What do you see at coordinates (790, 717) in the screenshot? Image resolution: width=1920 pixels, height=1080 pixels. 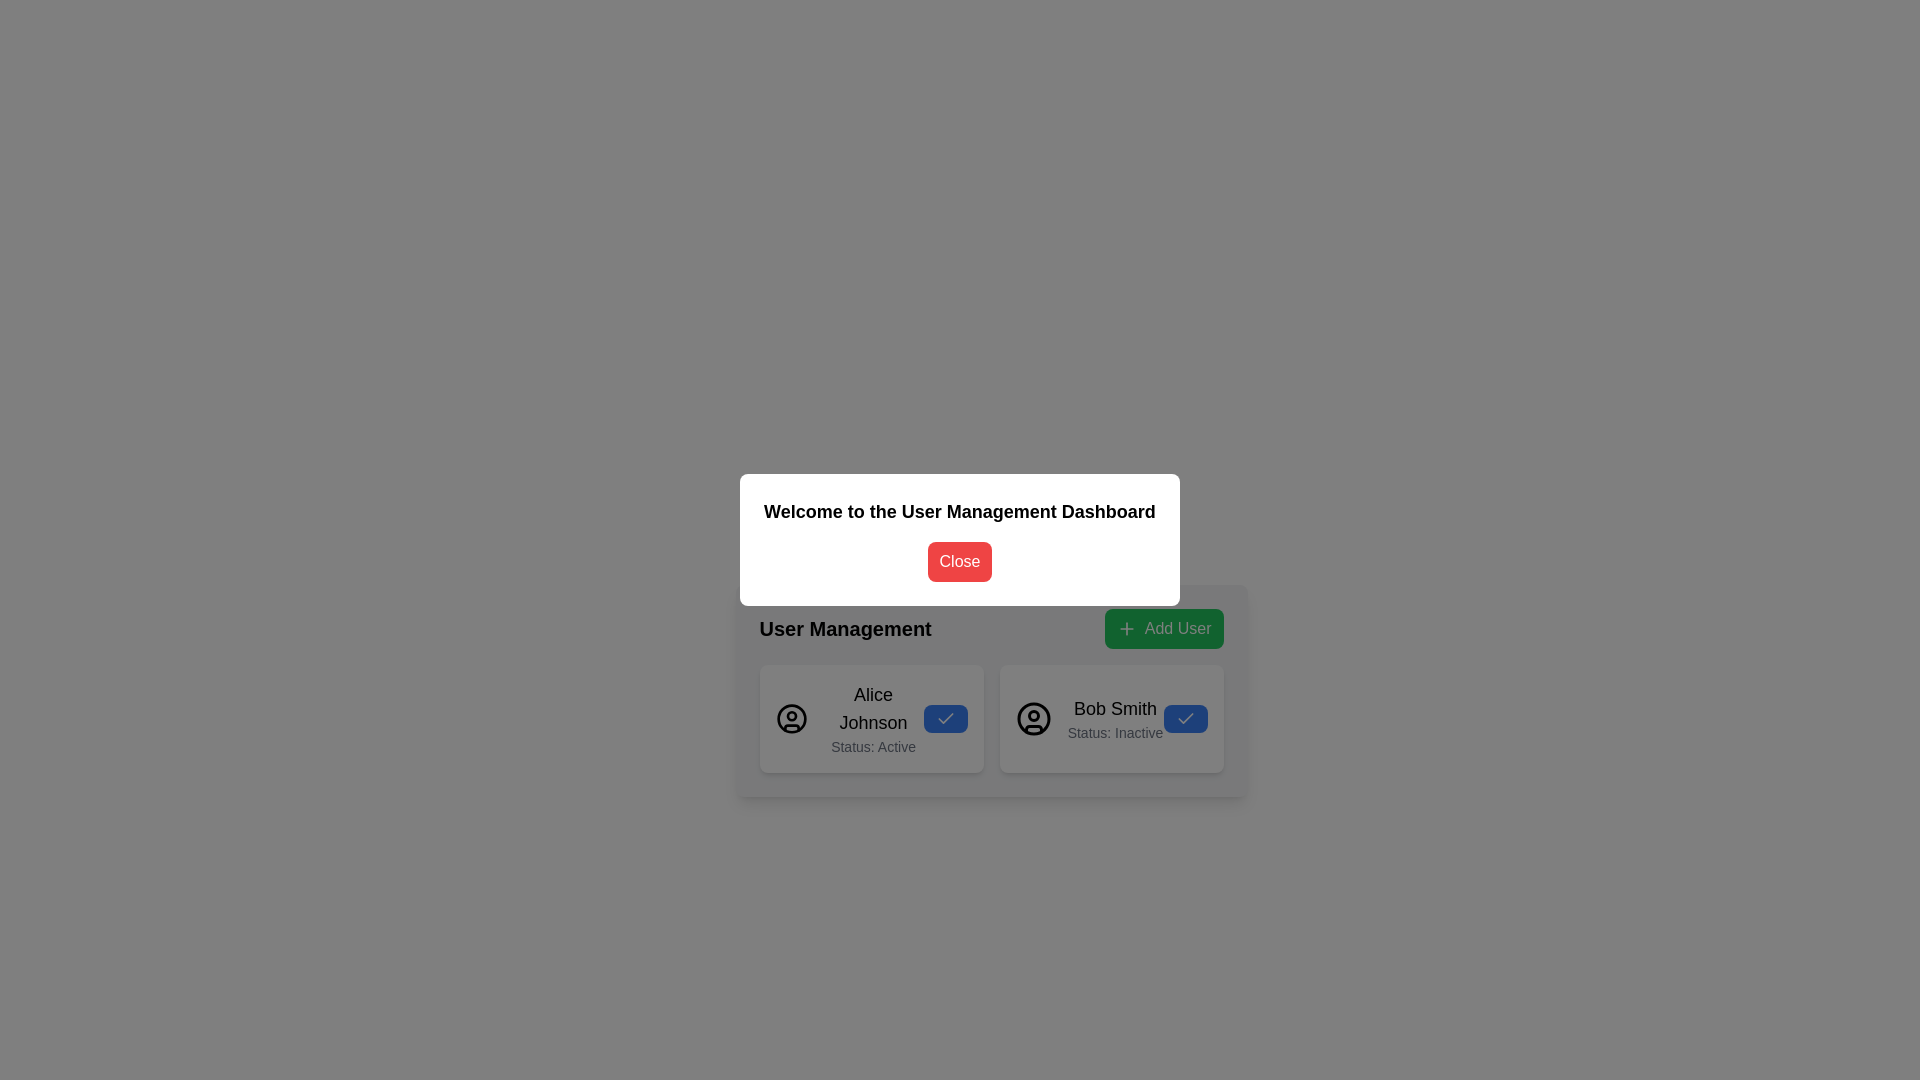 I see `the profile icon representing the user 'Alice Johnson', which is located above the text 'Alice Johnson' in the User Management section` at bounding box center [790, 717].